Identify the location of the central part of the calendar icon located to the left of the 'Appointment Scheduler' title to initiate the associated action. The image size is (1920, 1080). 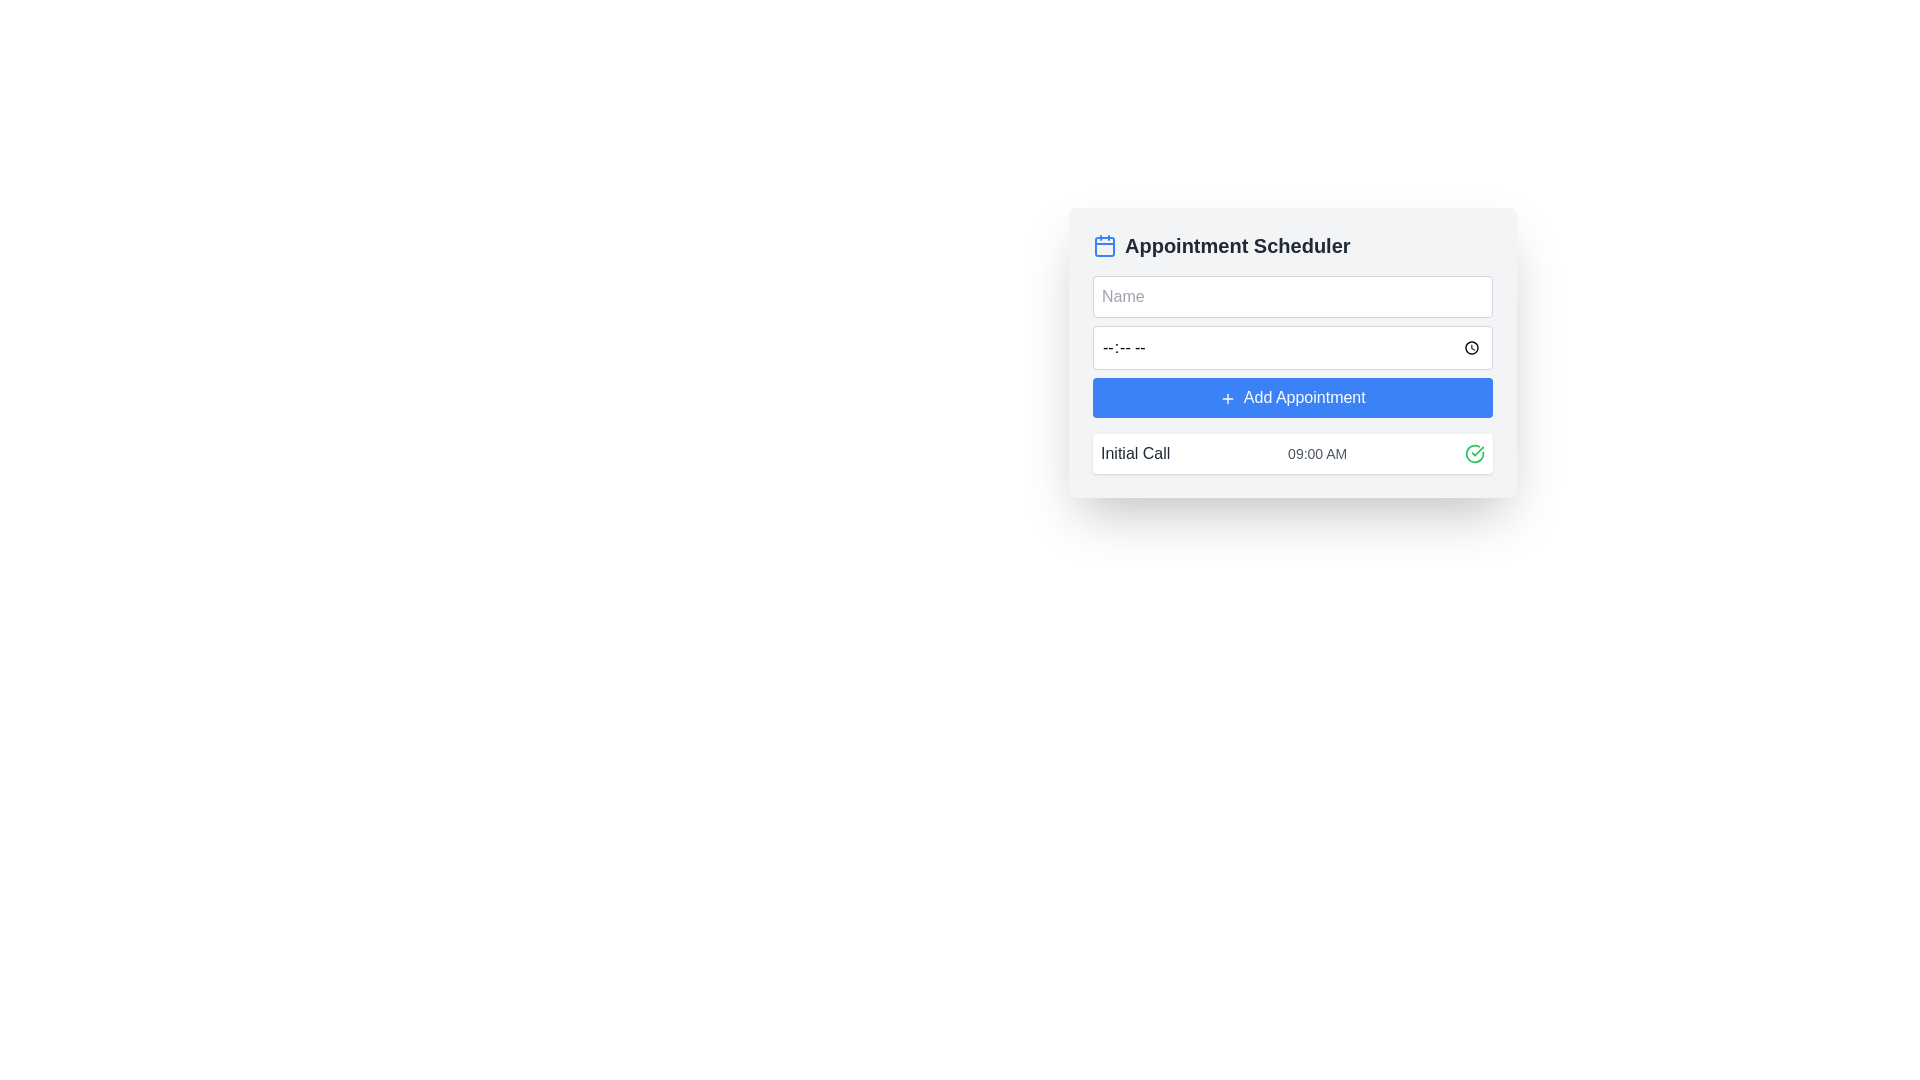
(1103, 245).